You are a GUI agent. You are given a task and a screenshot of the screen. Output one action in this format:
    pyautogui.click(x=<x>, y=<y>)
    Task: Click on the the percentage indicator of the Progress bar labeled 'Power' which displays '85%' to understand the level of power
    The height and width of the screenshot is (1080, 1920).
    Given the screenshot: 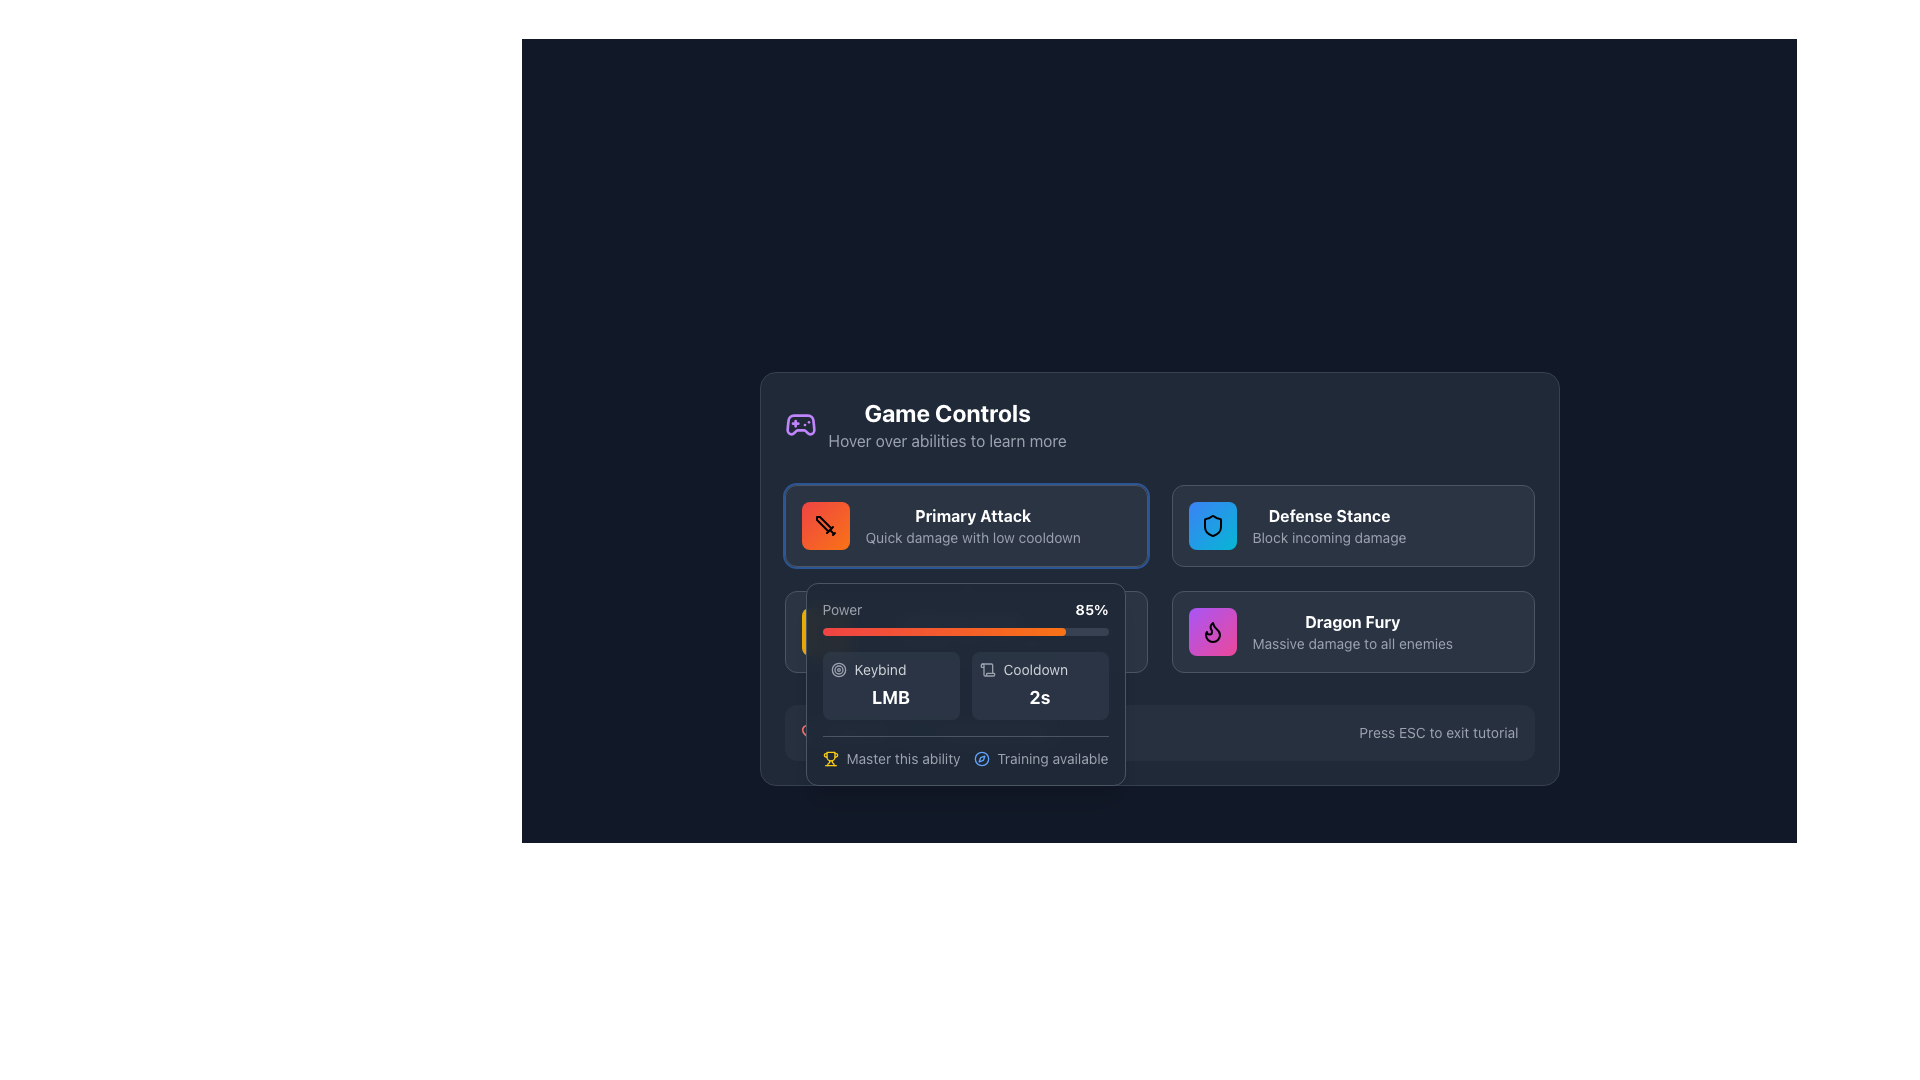 What is the action you would take?
    pyautogui.click(x=965, y=616)
    